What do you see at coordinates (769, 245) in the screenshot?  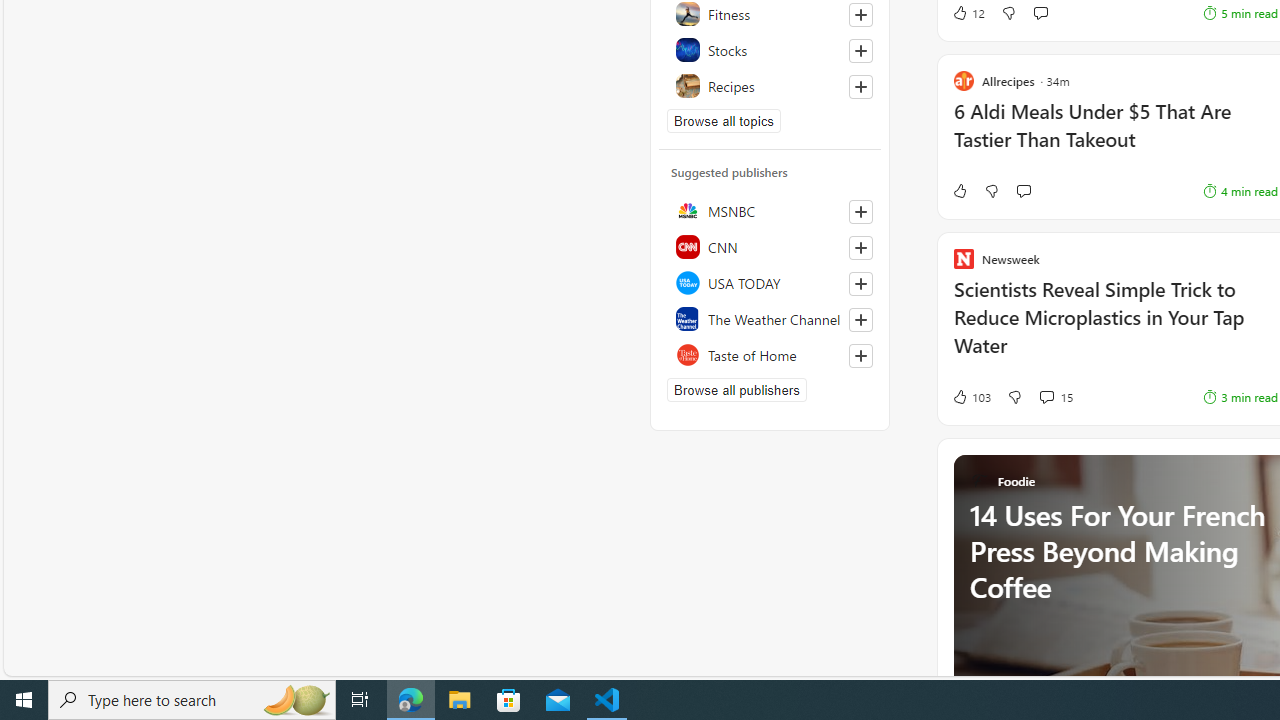 I see `'CNN'` at bounding box center [769, 245].